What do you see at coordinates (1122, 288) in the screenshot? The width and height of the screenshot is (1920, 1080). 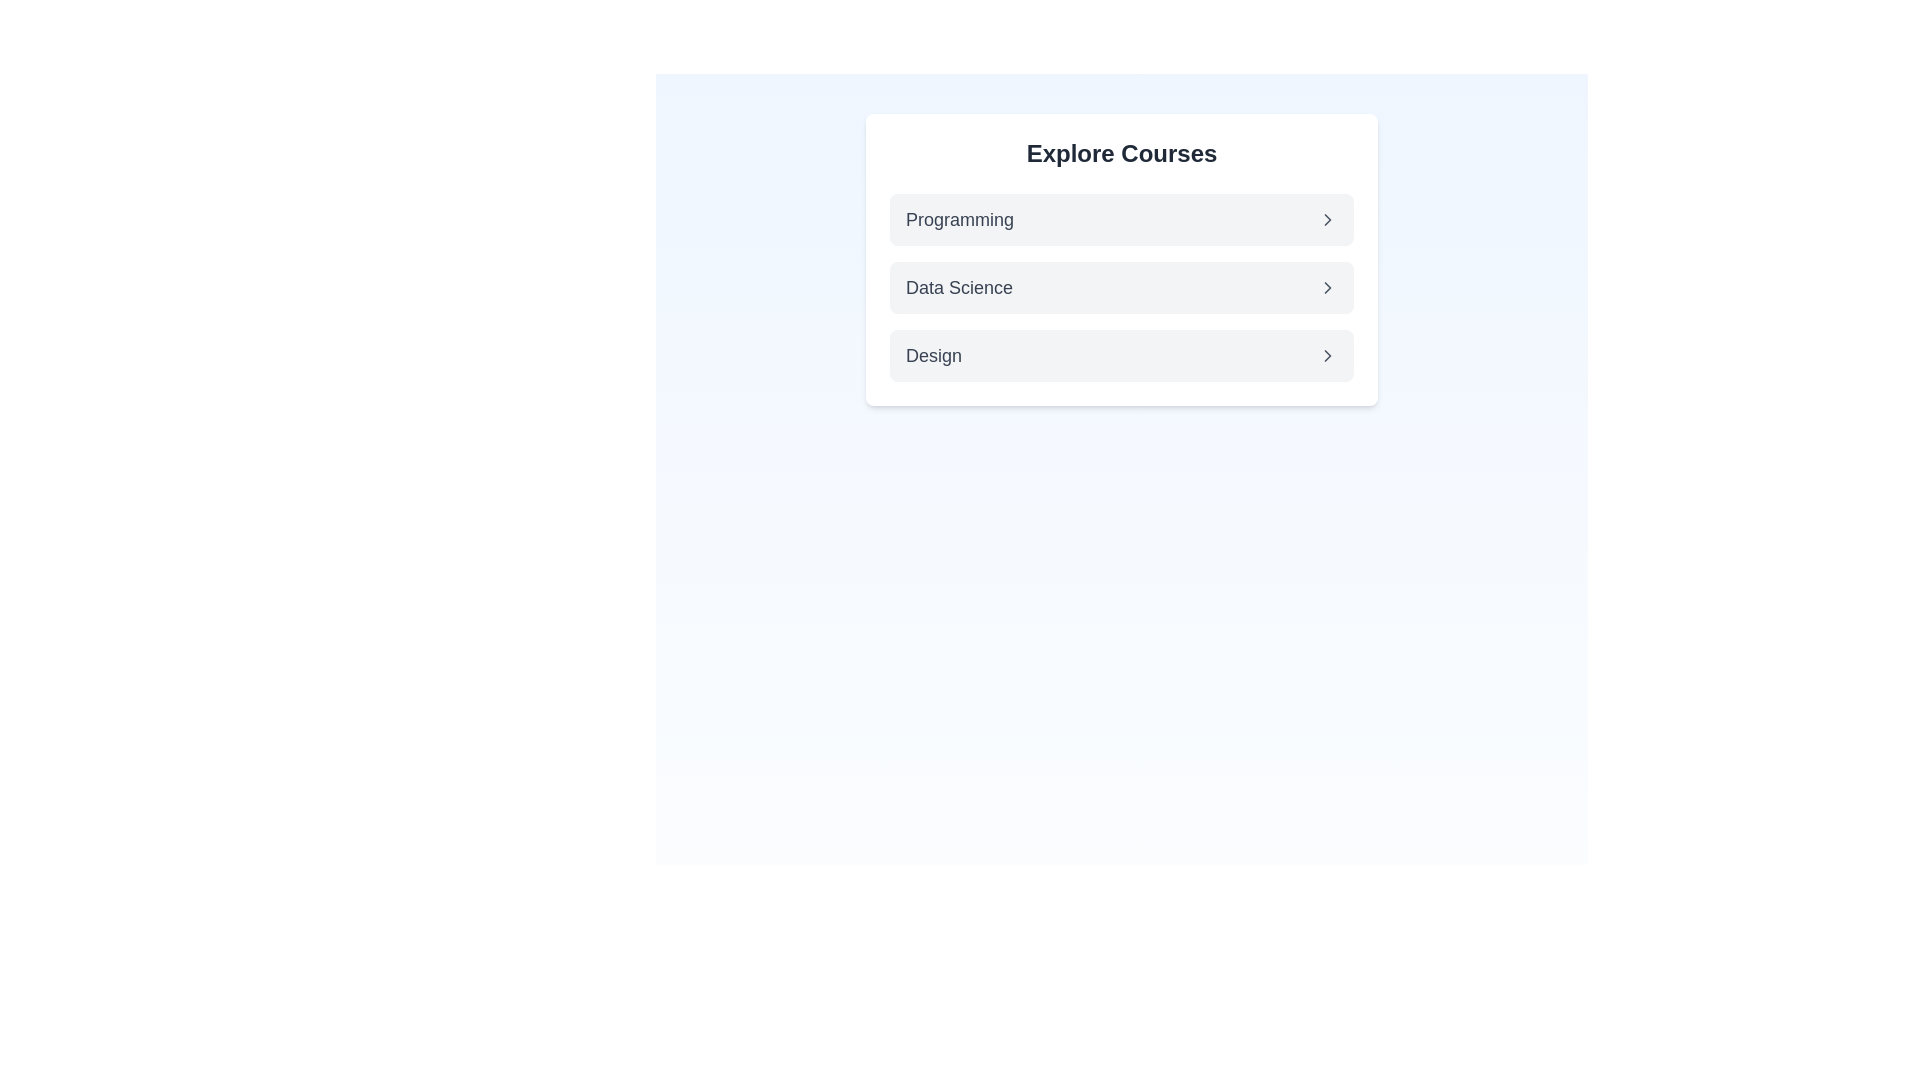 I see `the 'Data Science' button, which is the second entry under the 'Explore Courses' section` at bounding box center [1122, 288].